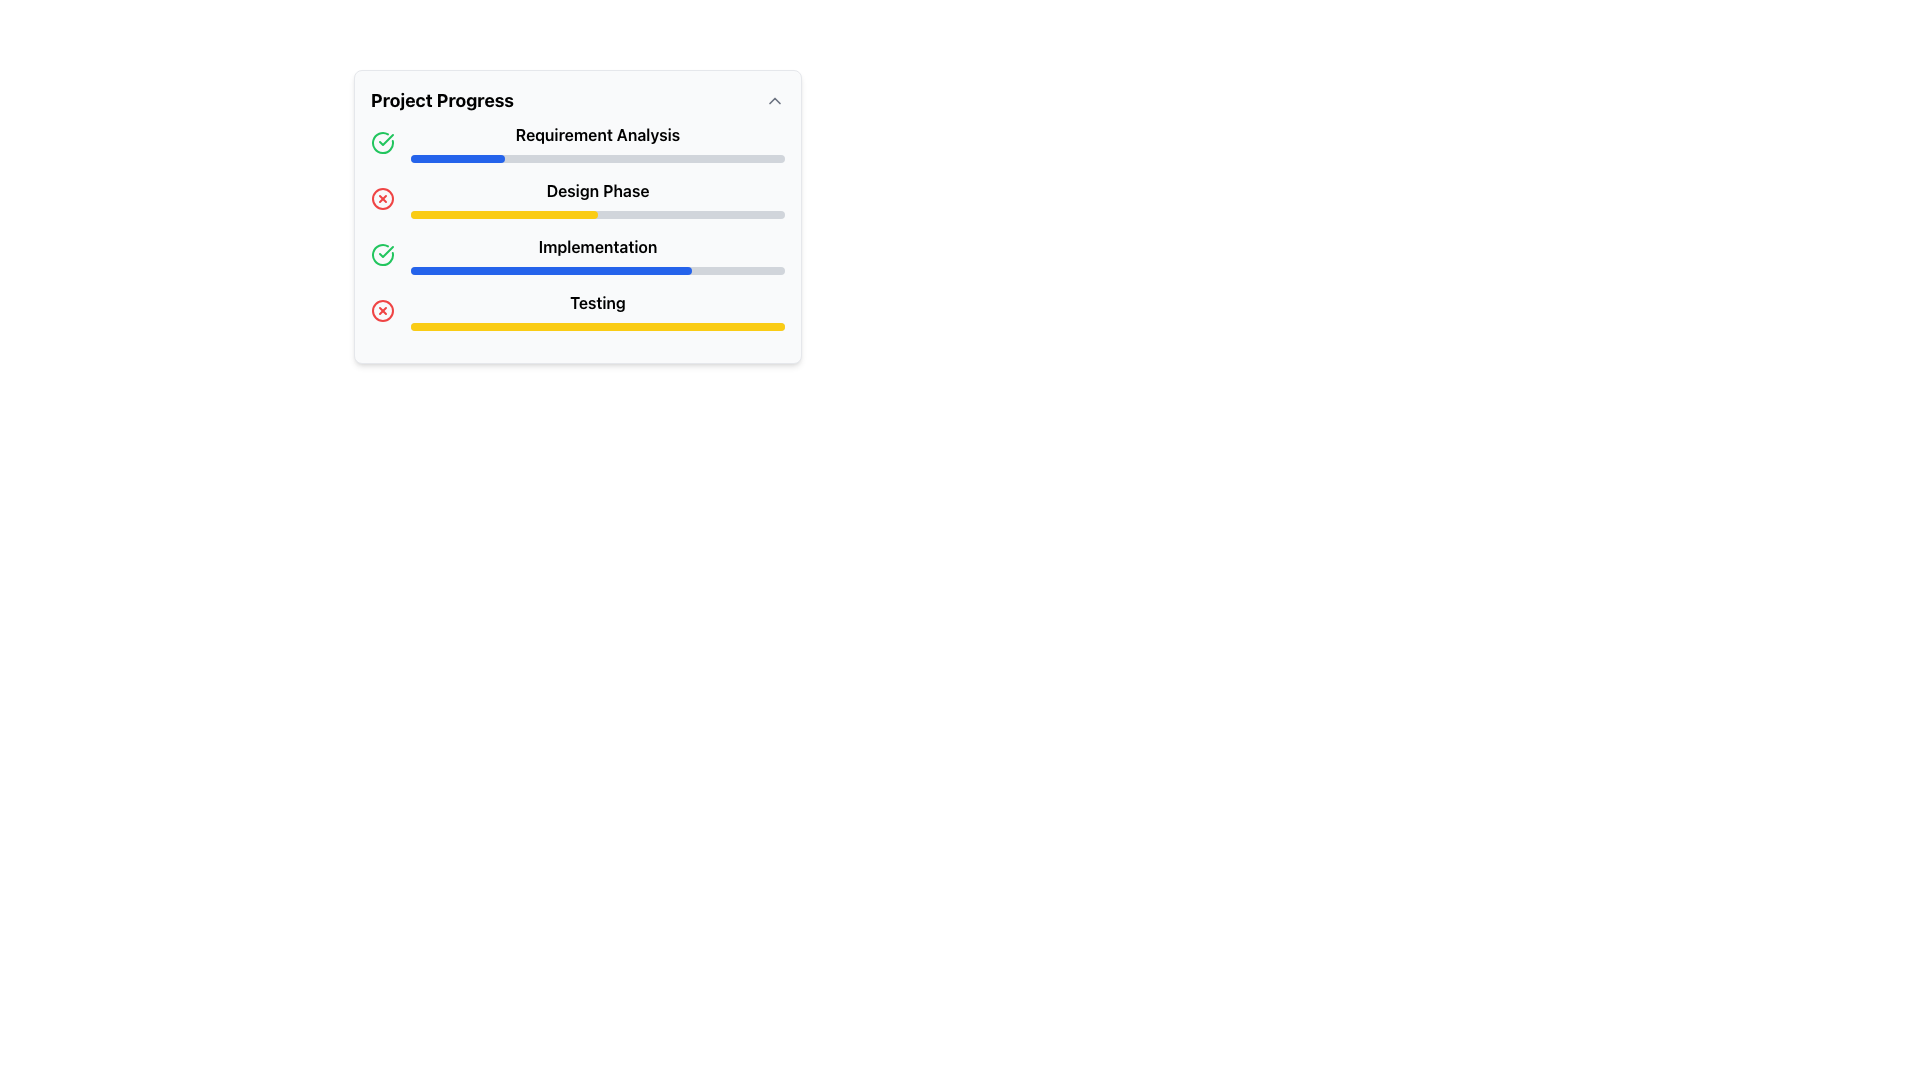 Image resolution: width=1920 pixels, height=1080 pixels. What do you see at coordinates (576, 253) in the screenshot?
I see `the 'Implementation' phase text` at bounding box center [576, 253].